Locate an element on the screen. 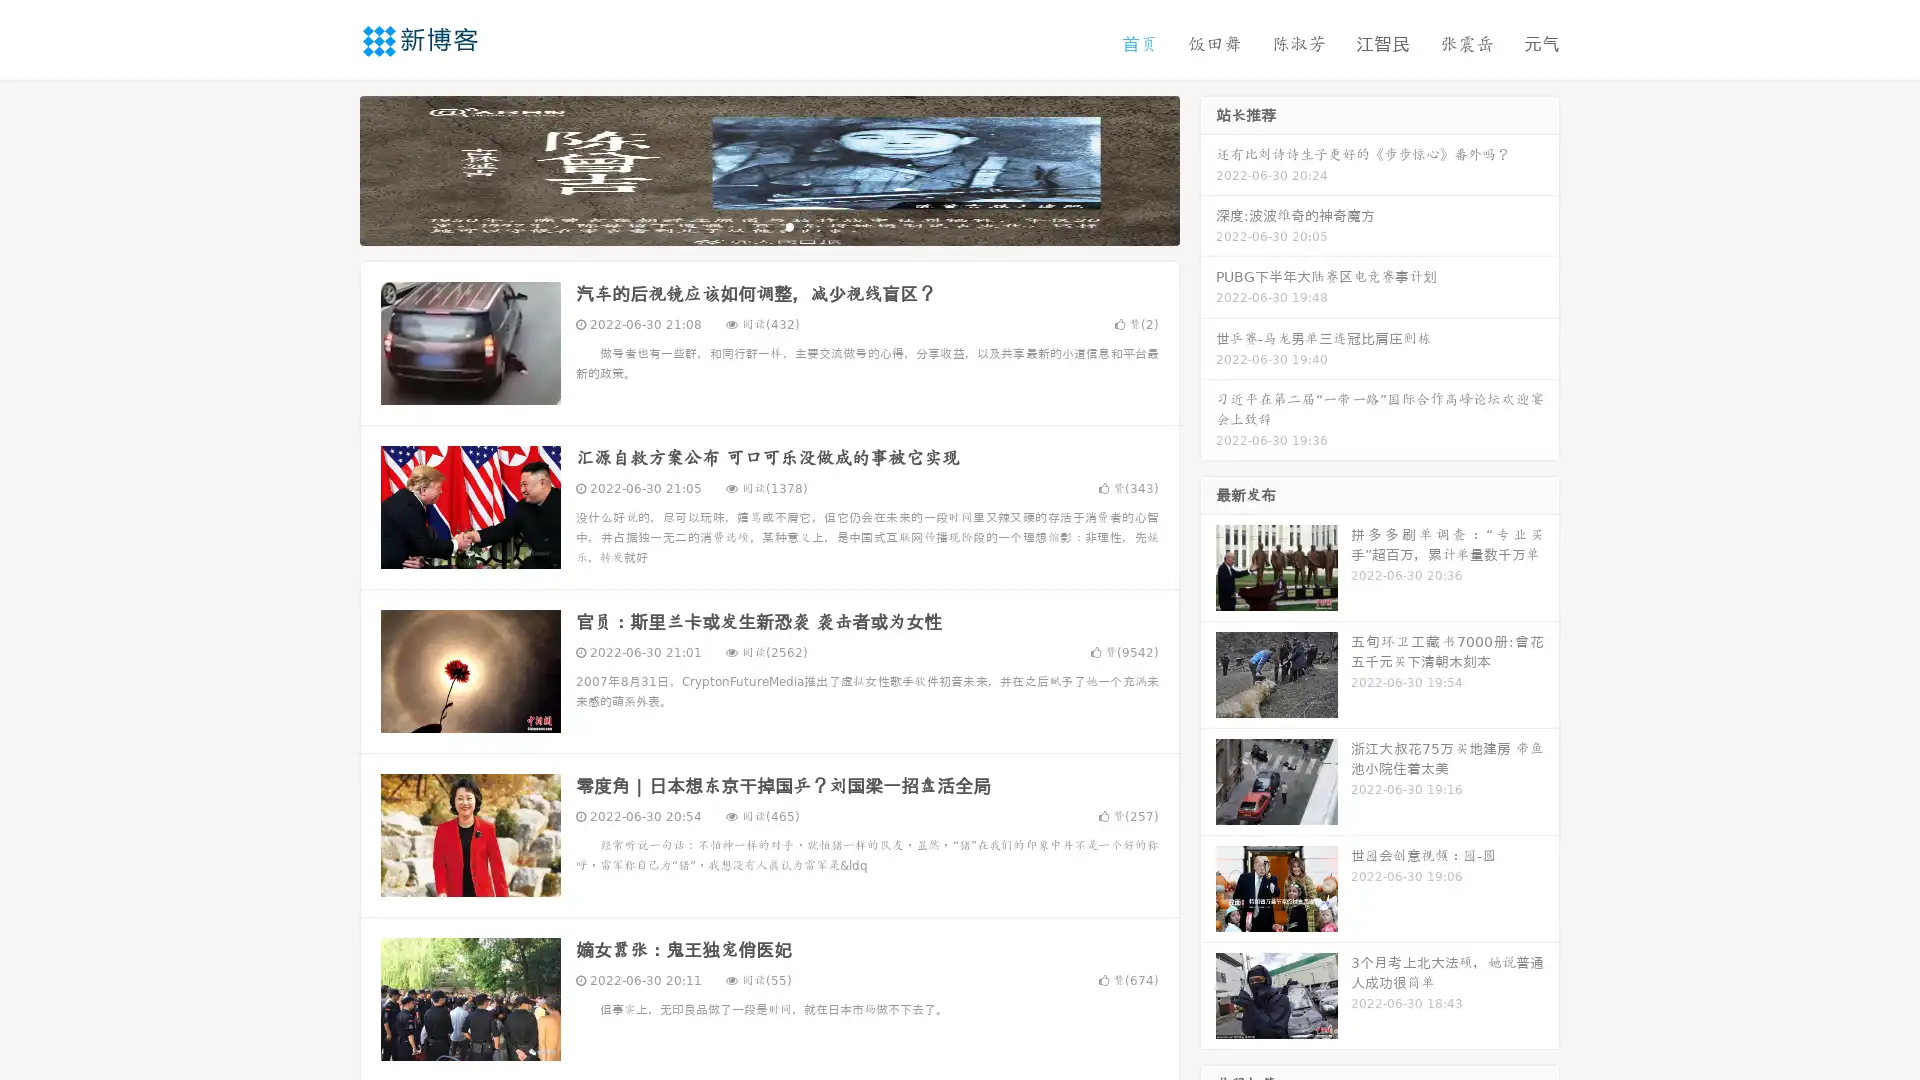 The image size is (1920, 1080). Go to slide 2 is located at coordinates (768, 225).